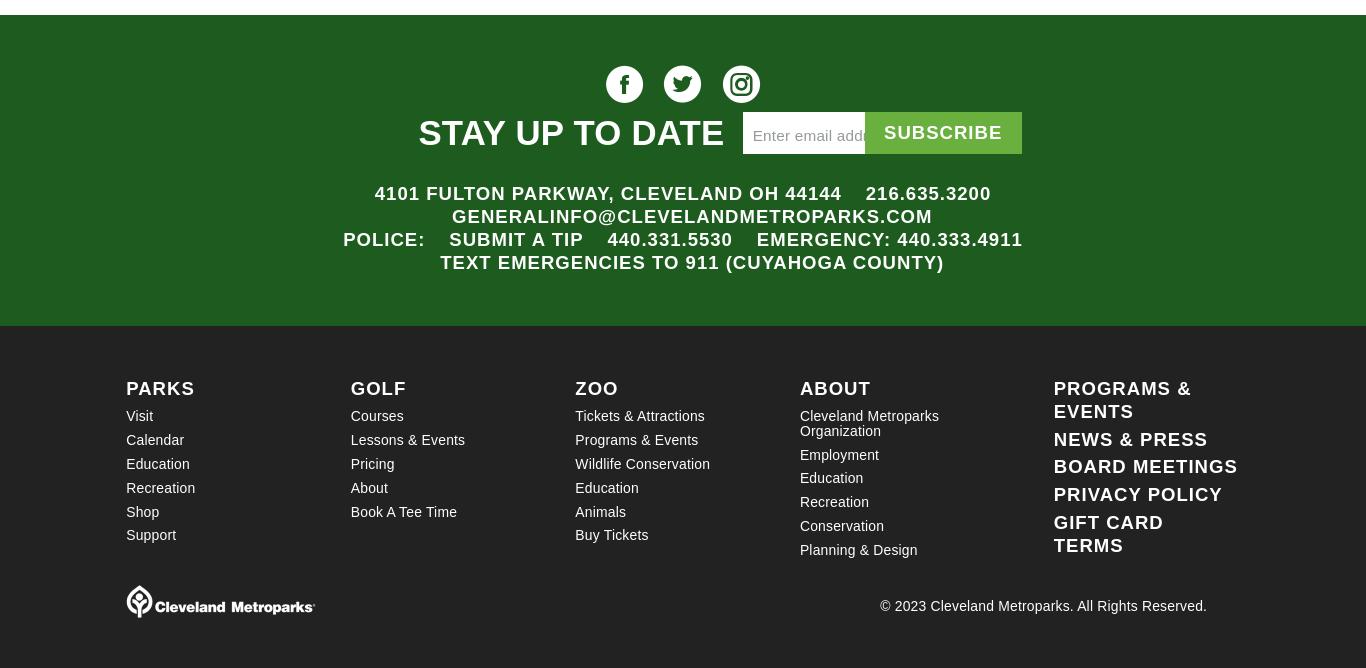  What do you see at coordinates (755, 239) in the screenshot?
I see `'Emergency: 440.333.4911'` at bounding box center [755, 239].